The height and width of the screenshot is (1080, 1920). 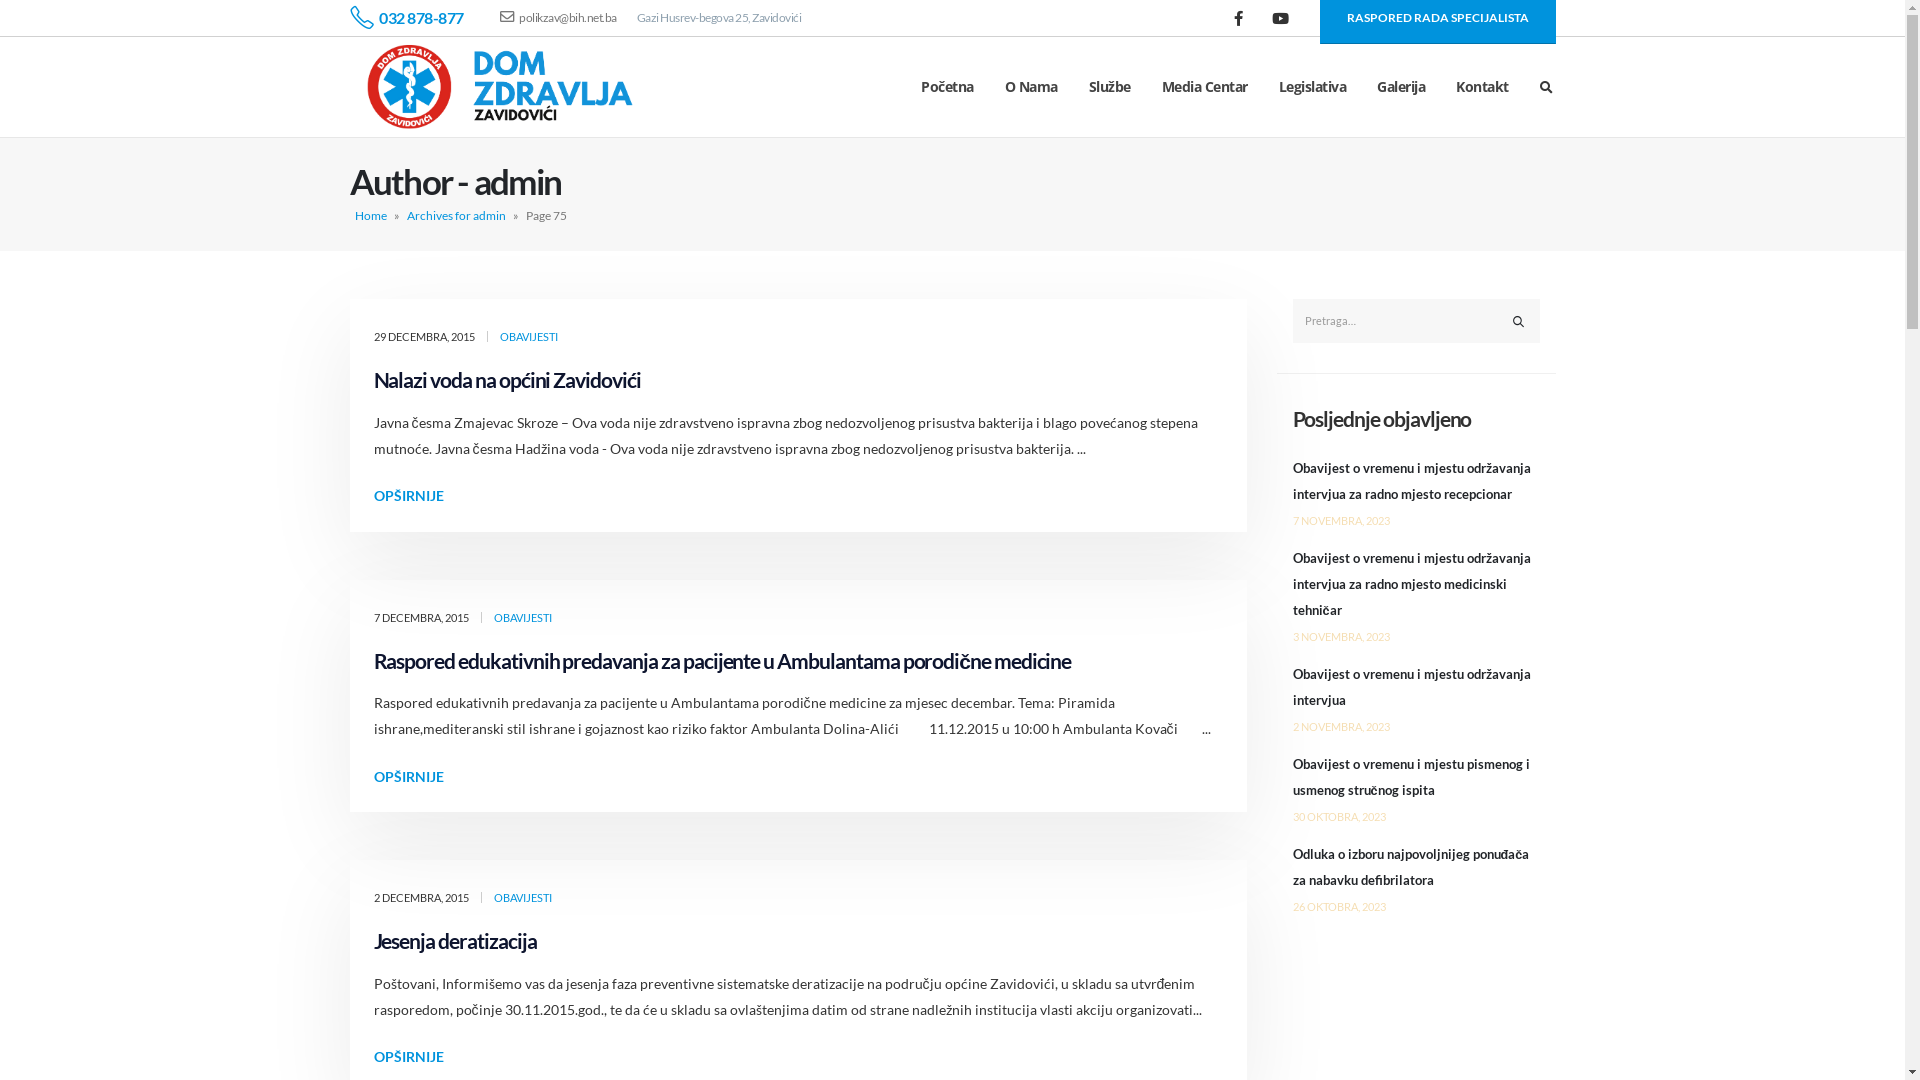 I want to click on 'Jesenja deratizacija', so click(x=454, y=940).